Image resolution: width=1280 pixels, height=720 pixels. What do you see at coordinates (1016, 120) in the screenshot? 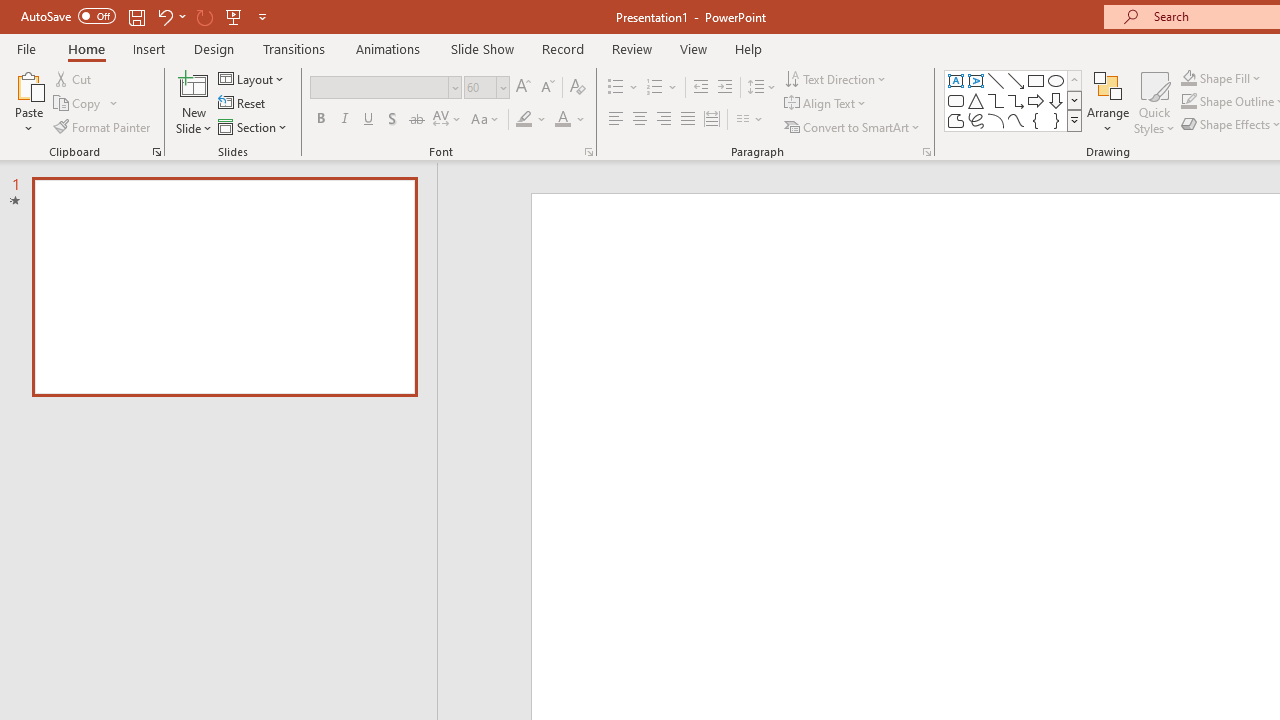
I see `'Curve'` at bounding box center [1016, 120].